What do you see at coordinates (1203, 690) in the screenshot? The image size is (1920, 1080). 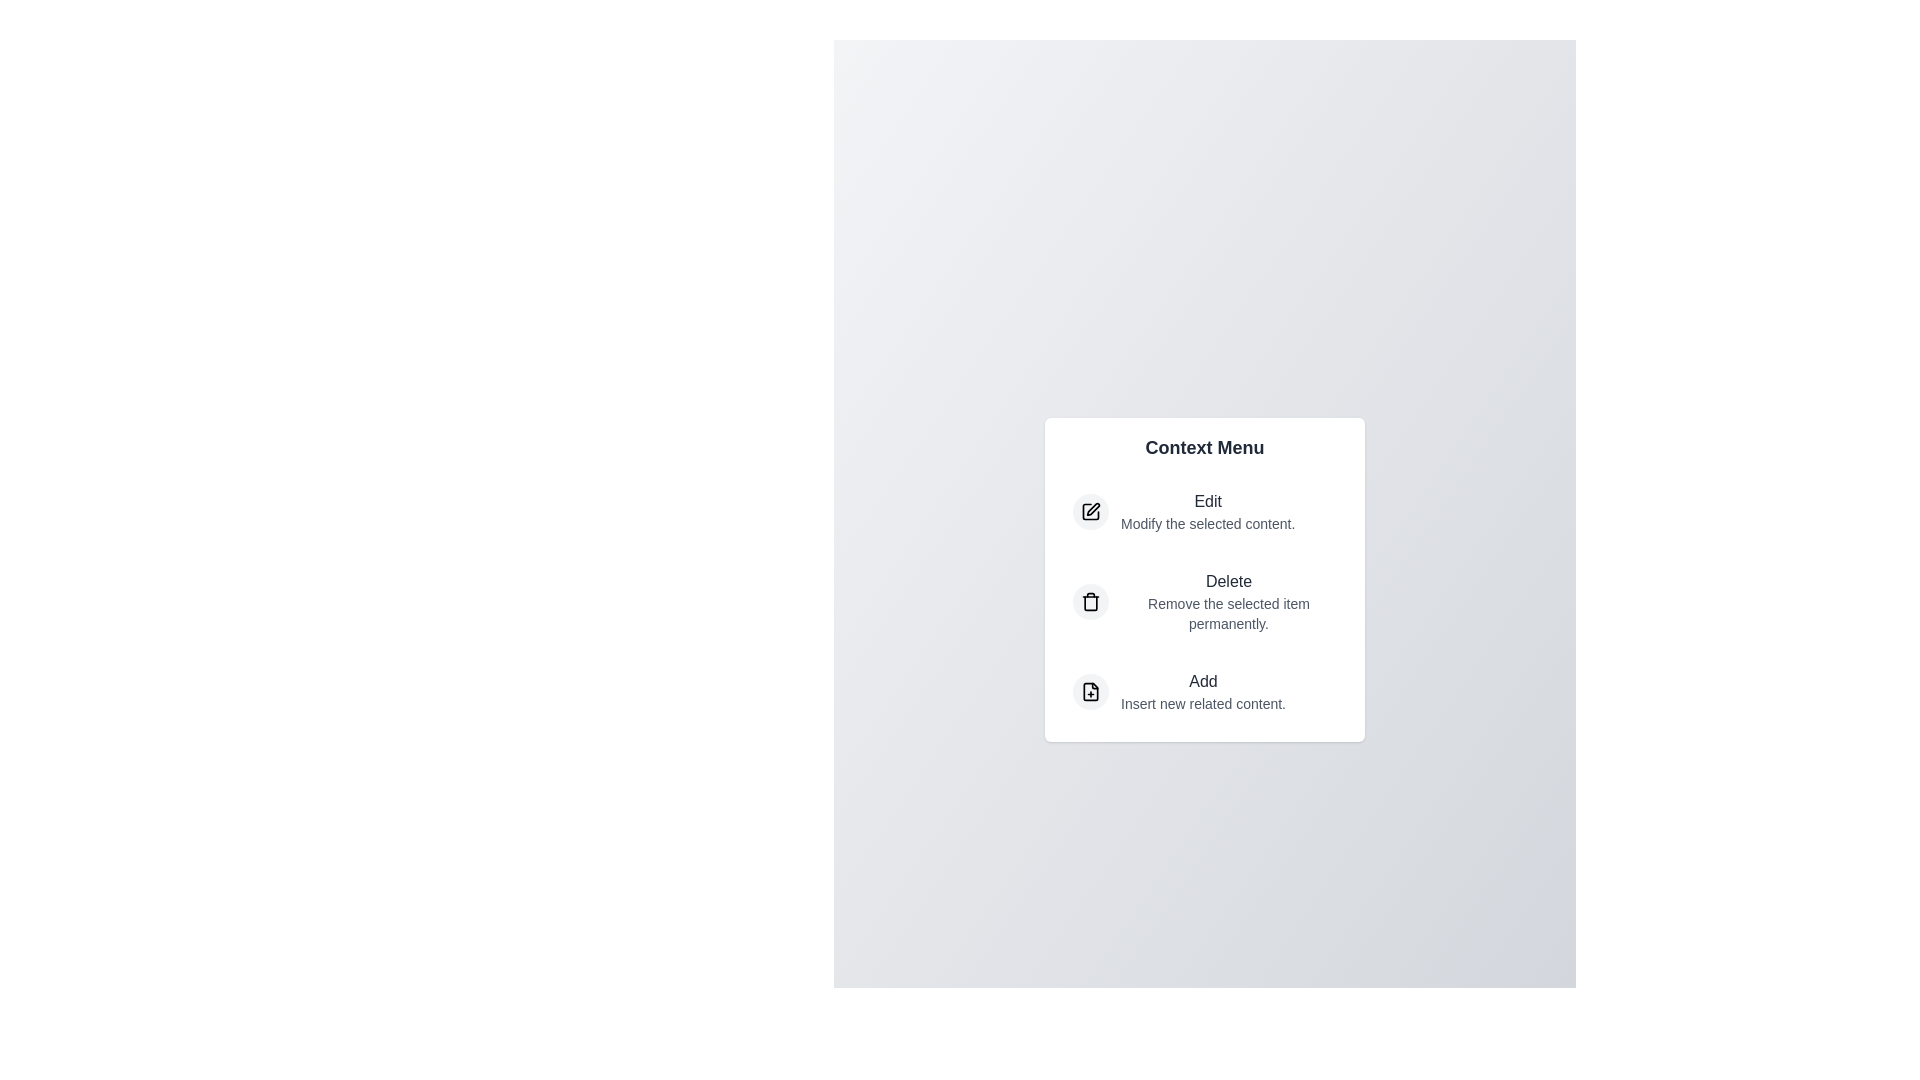 I see `the menu item labeled Add to view its hover effect` at bounding box center [1203, 690].